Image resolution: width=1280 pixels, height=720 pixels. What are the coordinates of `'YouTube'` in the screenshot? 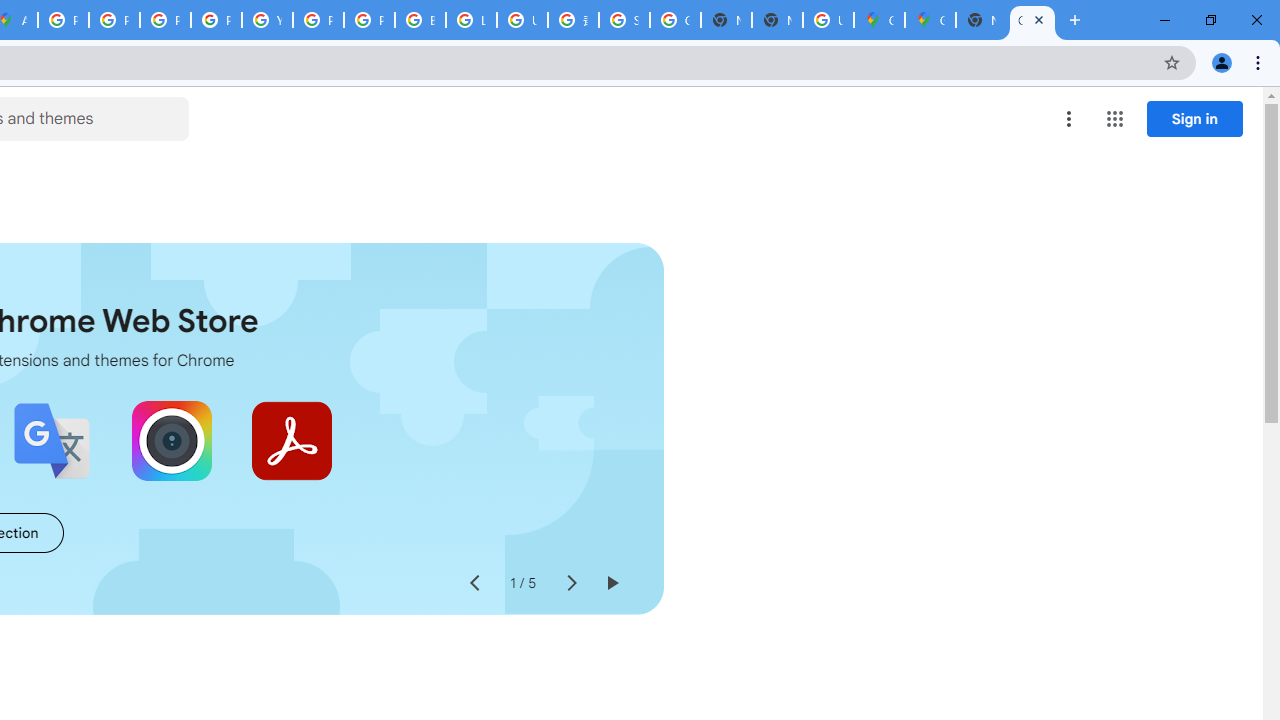 It's located at (266, 20).